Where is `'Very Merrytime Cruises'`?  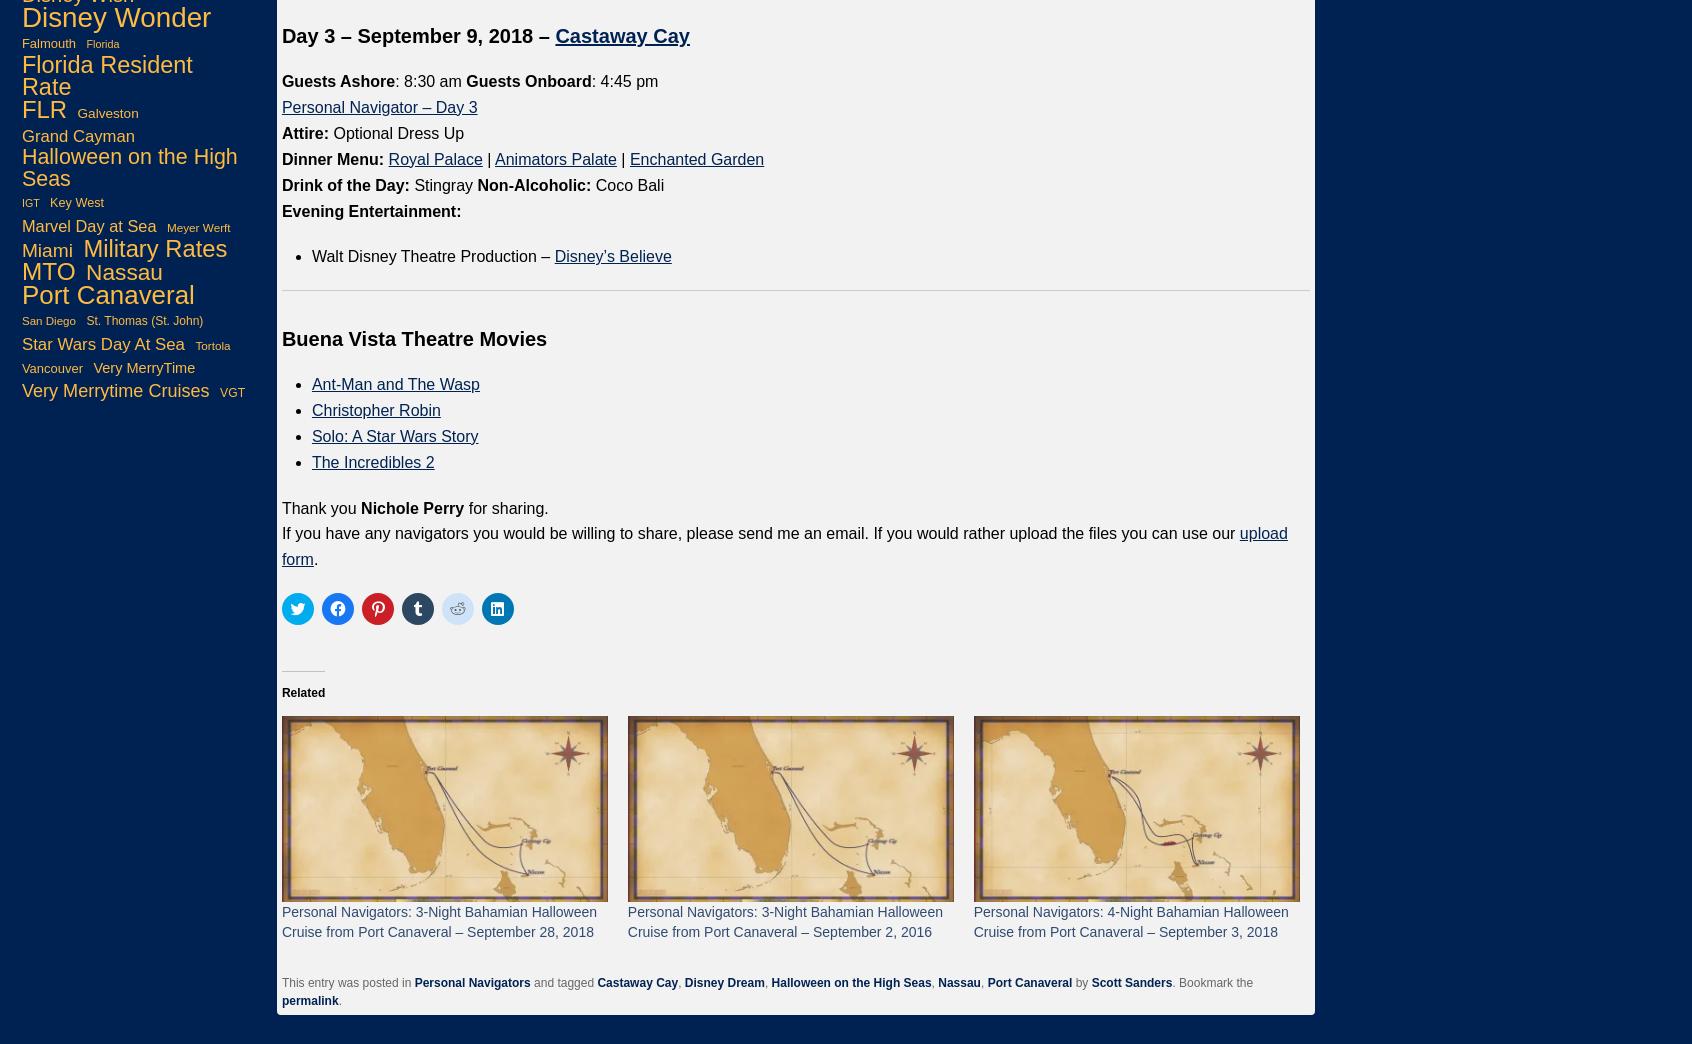 'Very Merrytime Cruises' is located at coordinates (115, 390).